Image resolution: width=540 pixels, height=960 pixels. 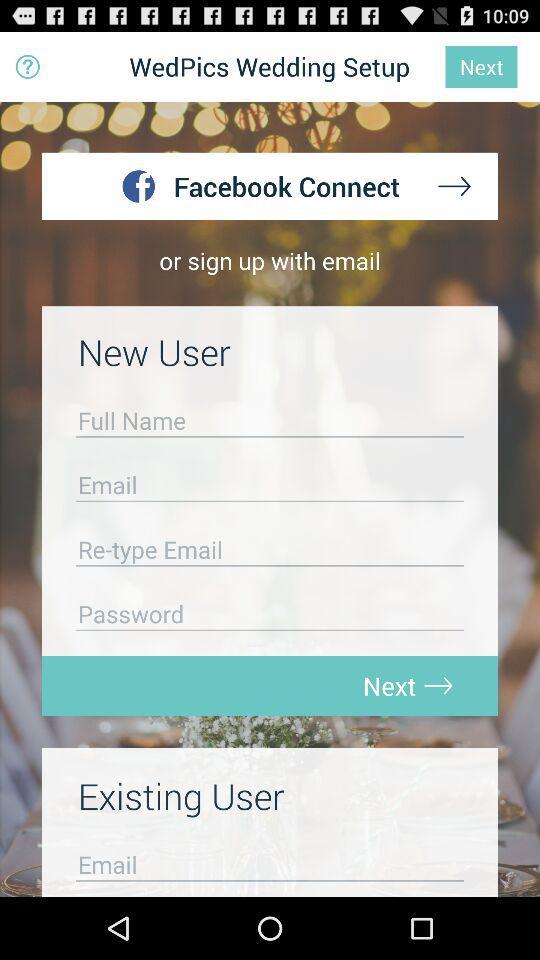 What do you see at coordinates (481, 67) in the screenshot?
I see `next which is on the top right corner` at bounding box center [481, 67].